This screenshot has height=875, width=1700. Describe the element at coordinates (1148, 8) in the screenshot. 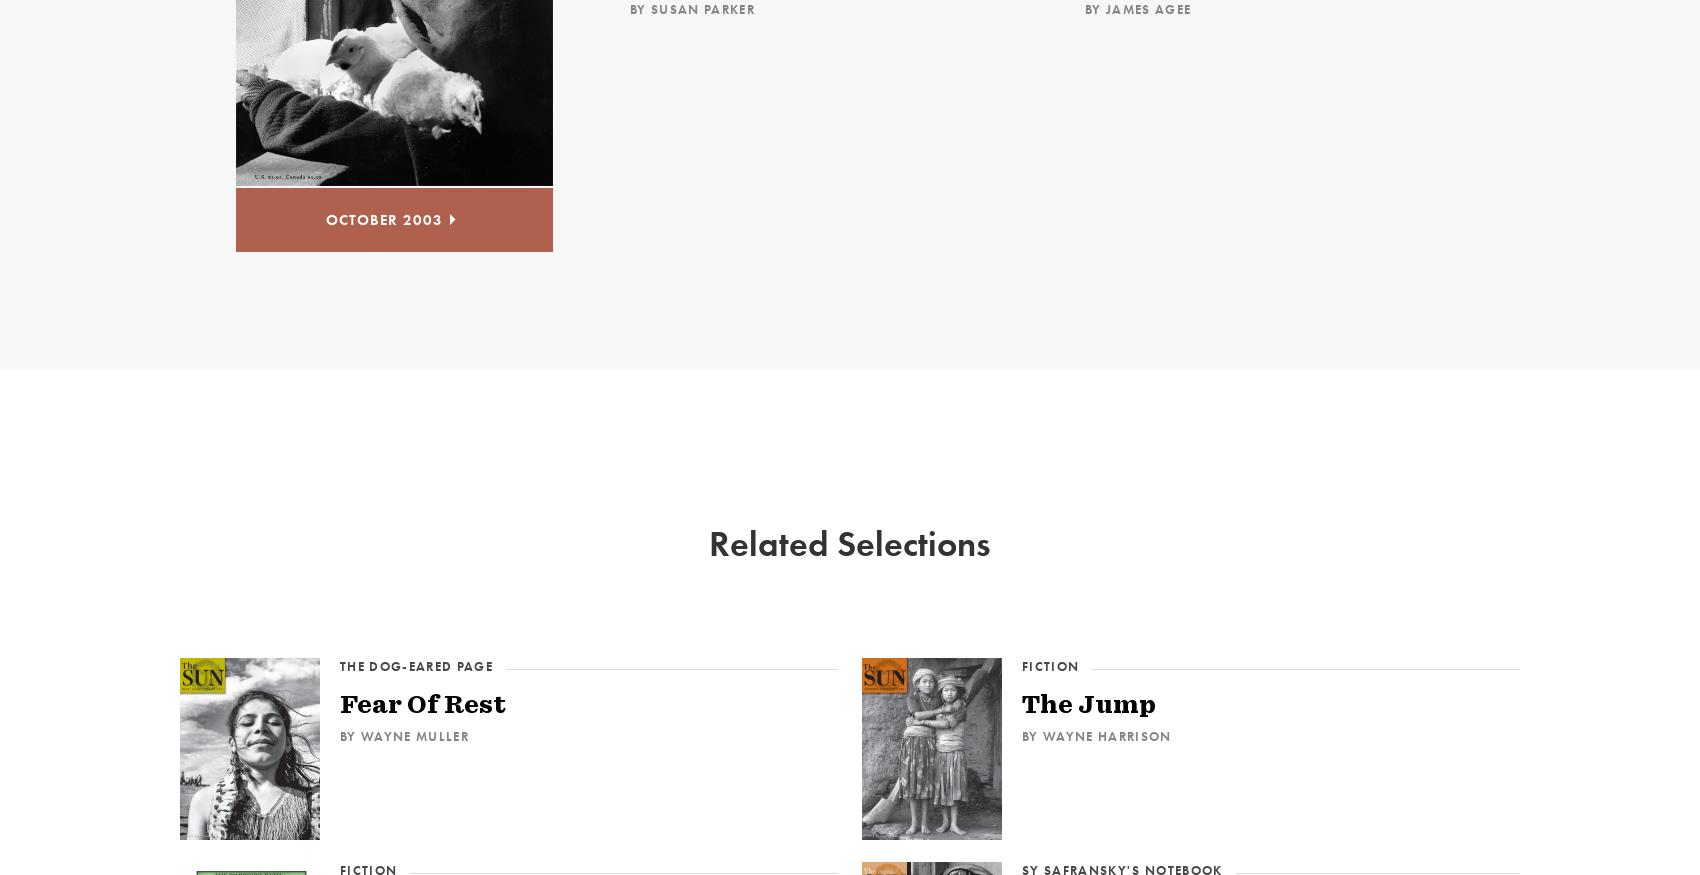

I see `'James  Agee'` at that location.